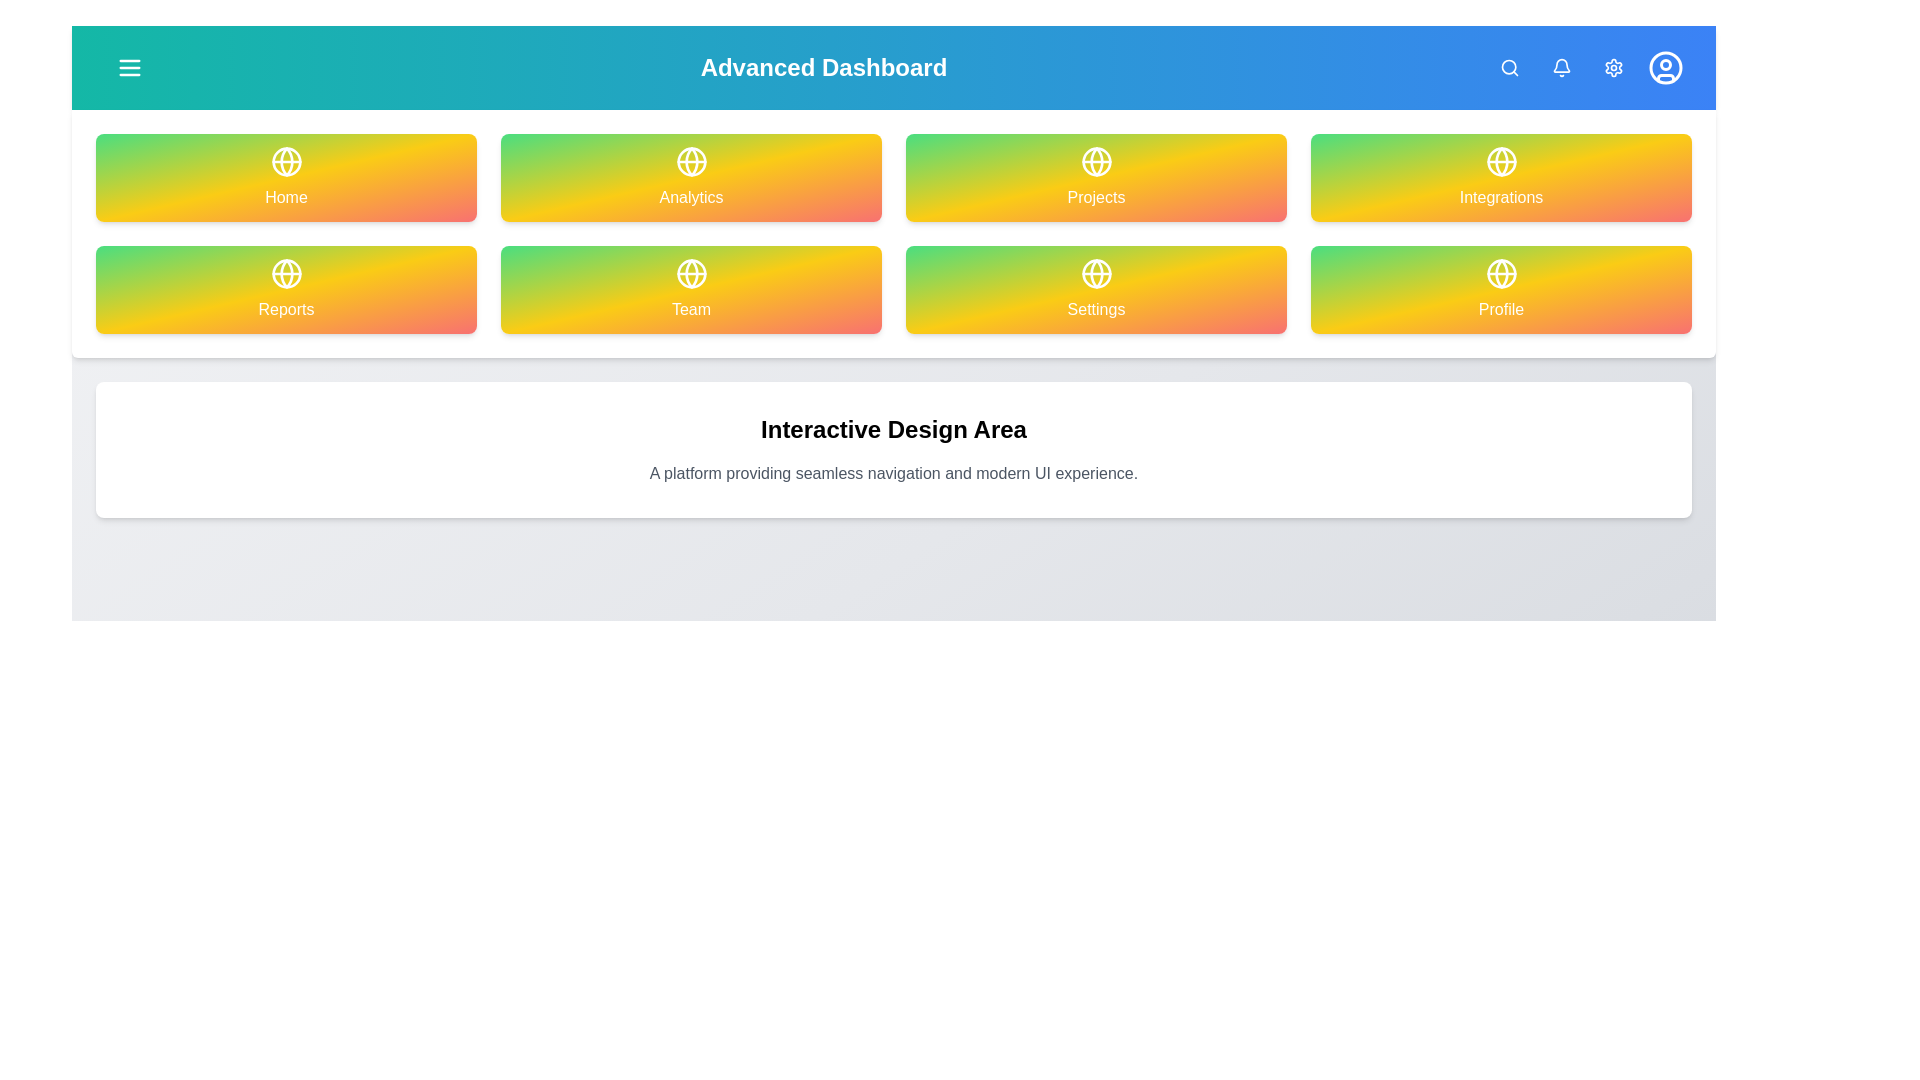  What do you see at coordinates (1613, 67) in the screenshot?
I see `the Settings button in the navigation bar` at bounding box center [1613, 67].